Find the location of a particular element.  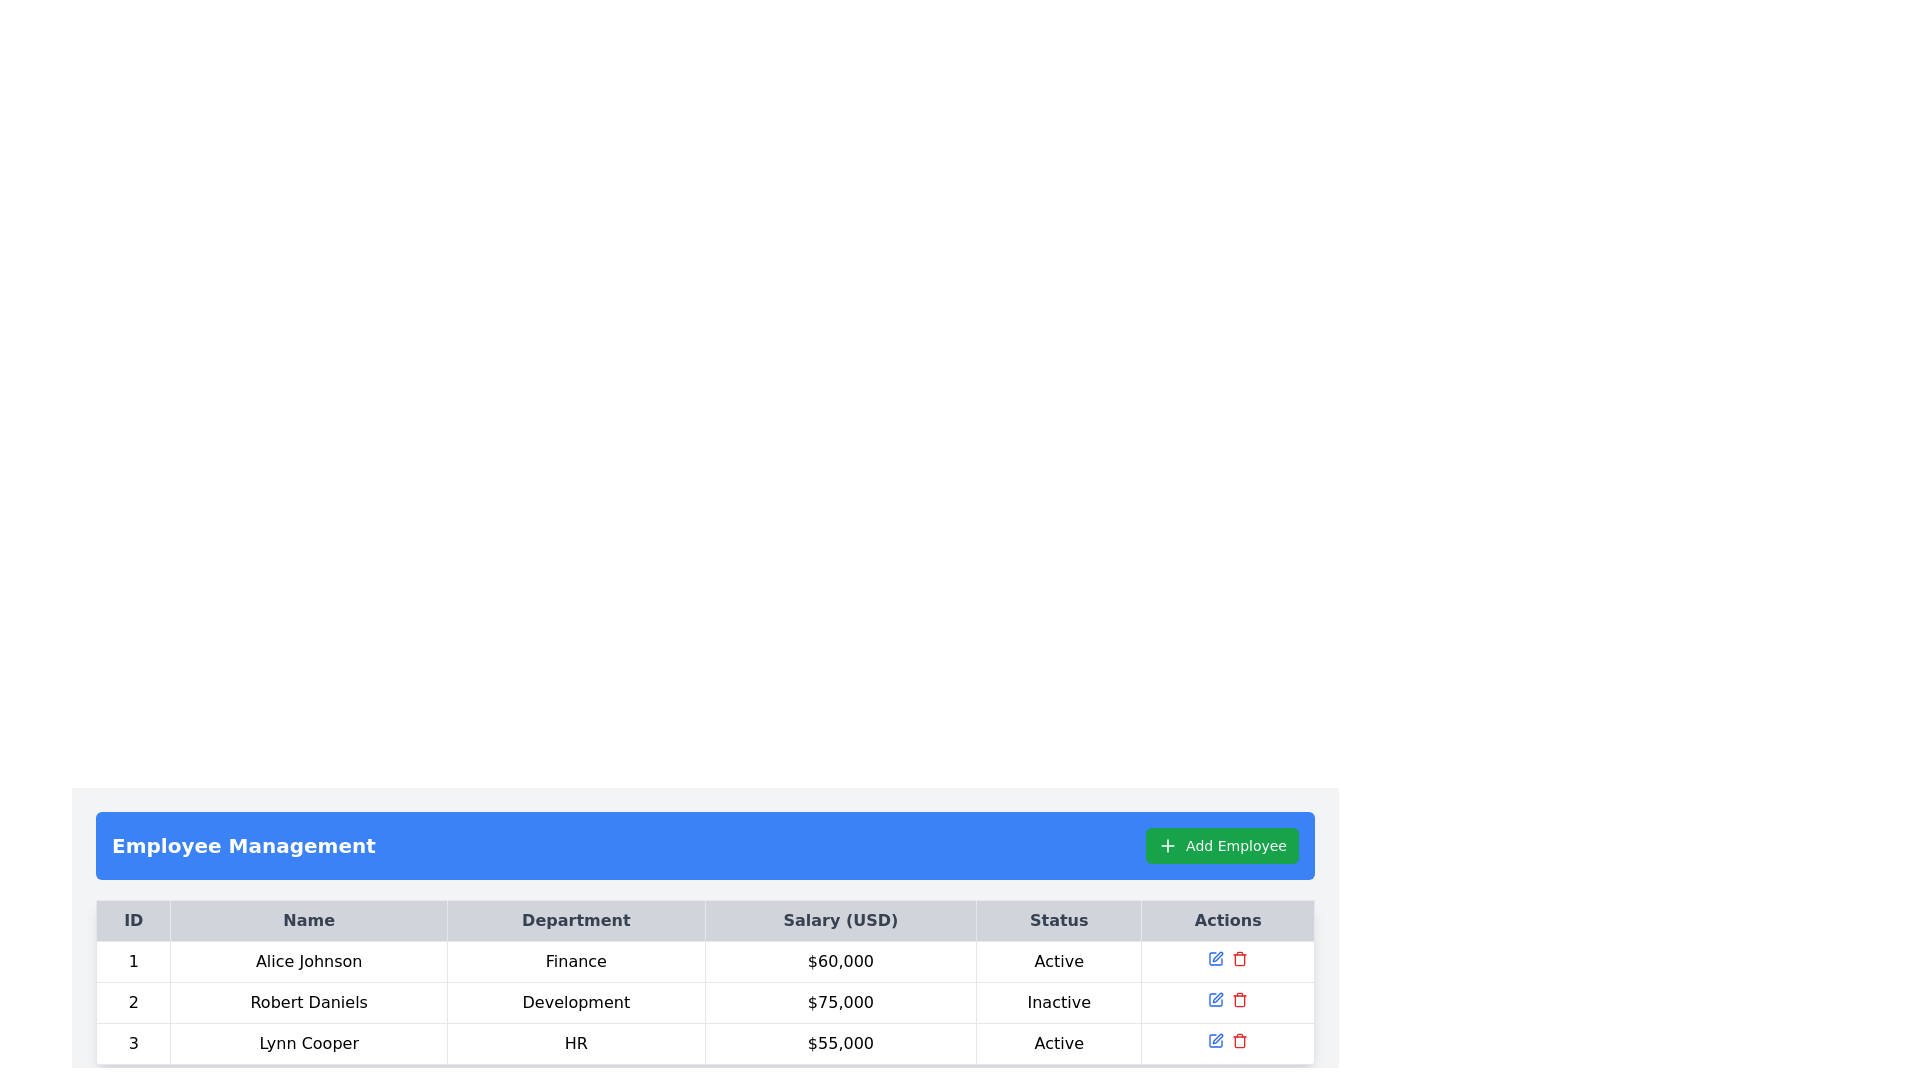

the edit icon button located in the 'Actions' column of the third row in the 'Employee Management' table to initiate editing for 'Lynn Cooper' is located at coordinates (1217, 1037).